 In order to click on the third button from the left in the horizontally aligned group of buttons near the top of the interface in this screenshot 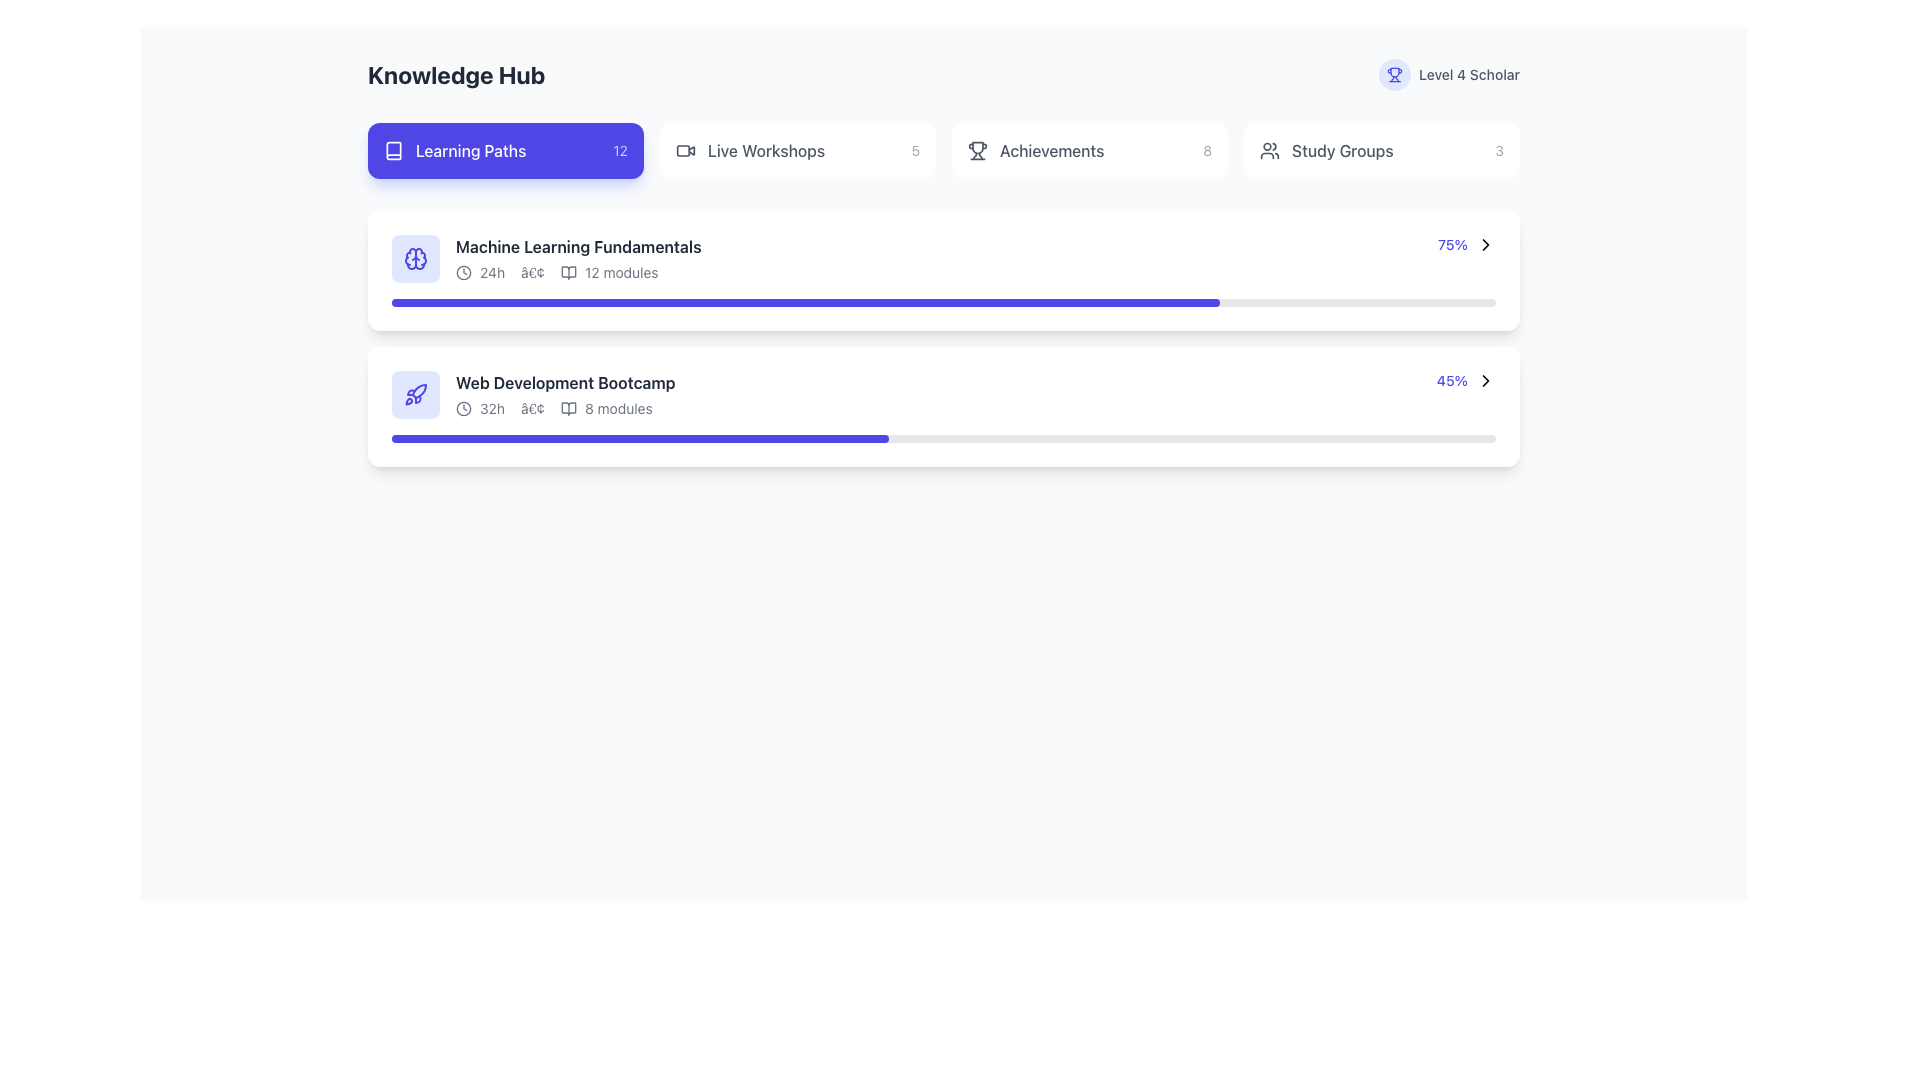, I will do `click(1088, 149)`.